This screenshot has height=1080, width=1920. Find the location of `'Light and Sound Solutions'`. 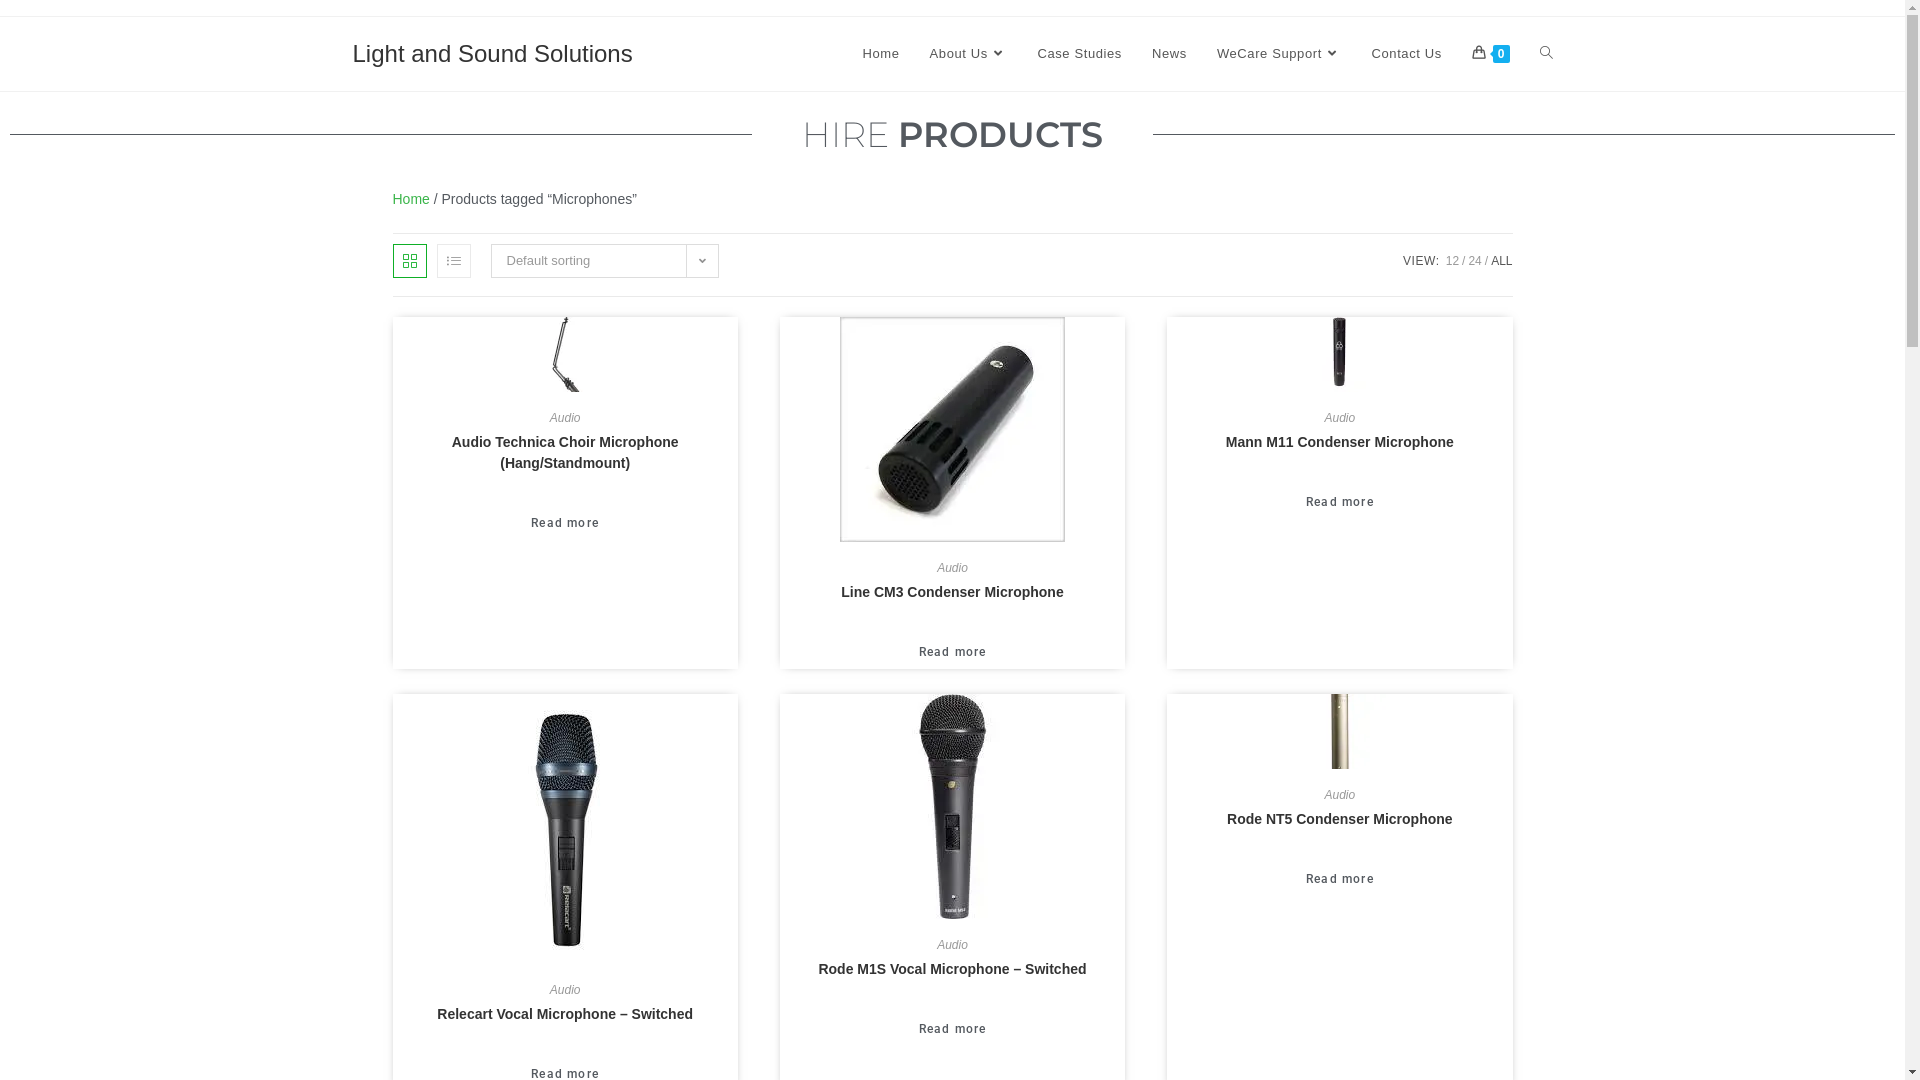

'Light and Sound Solutions' is located at coordinates (491, 52).